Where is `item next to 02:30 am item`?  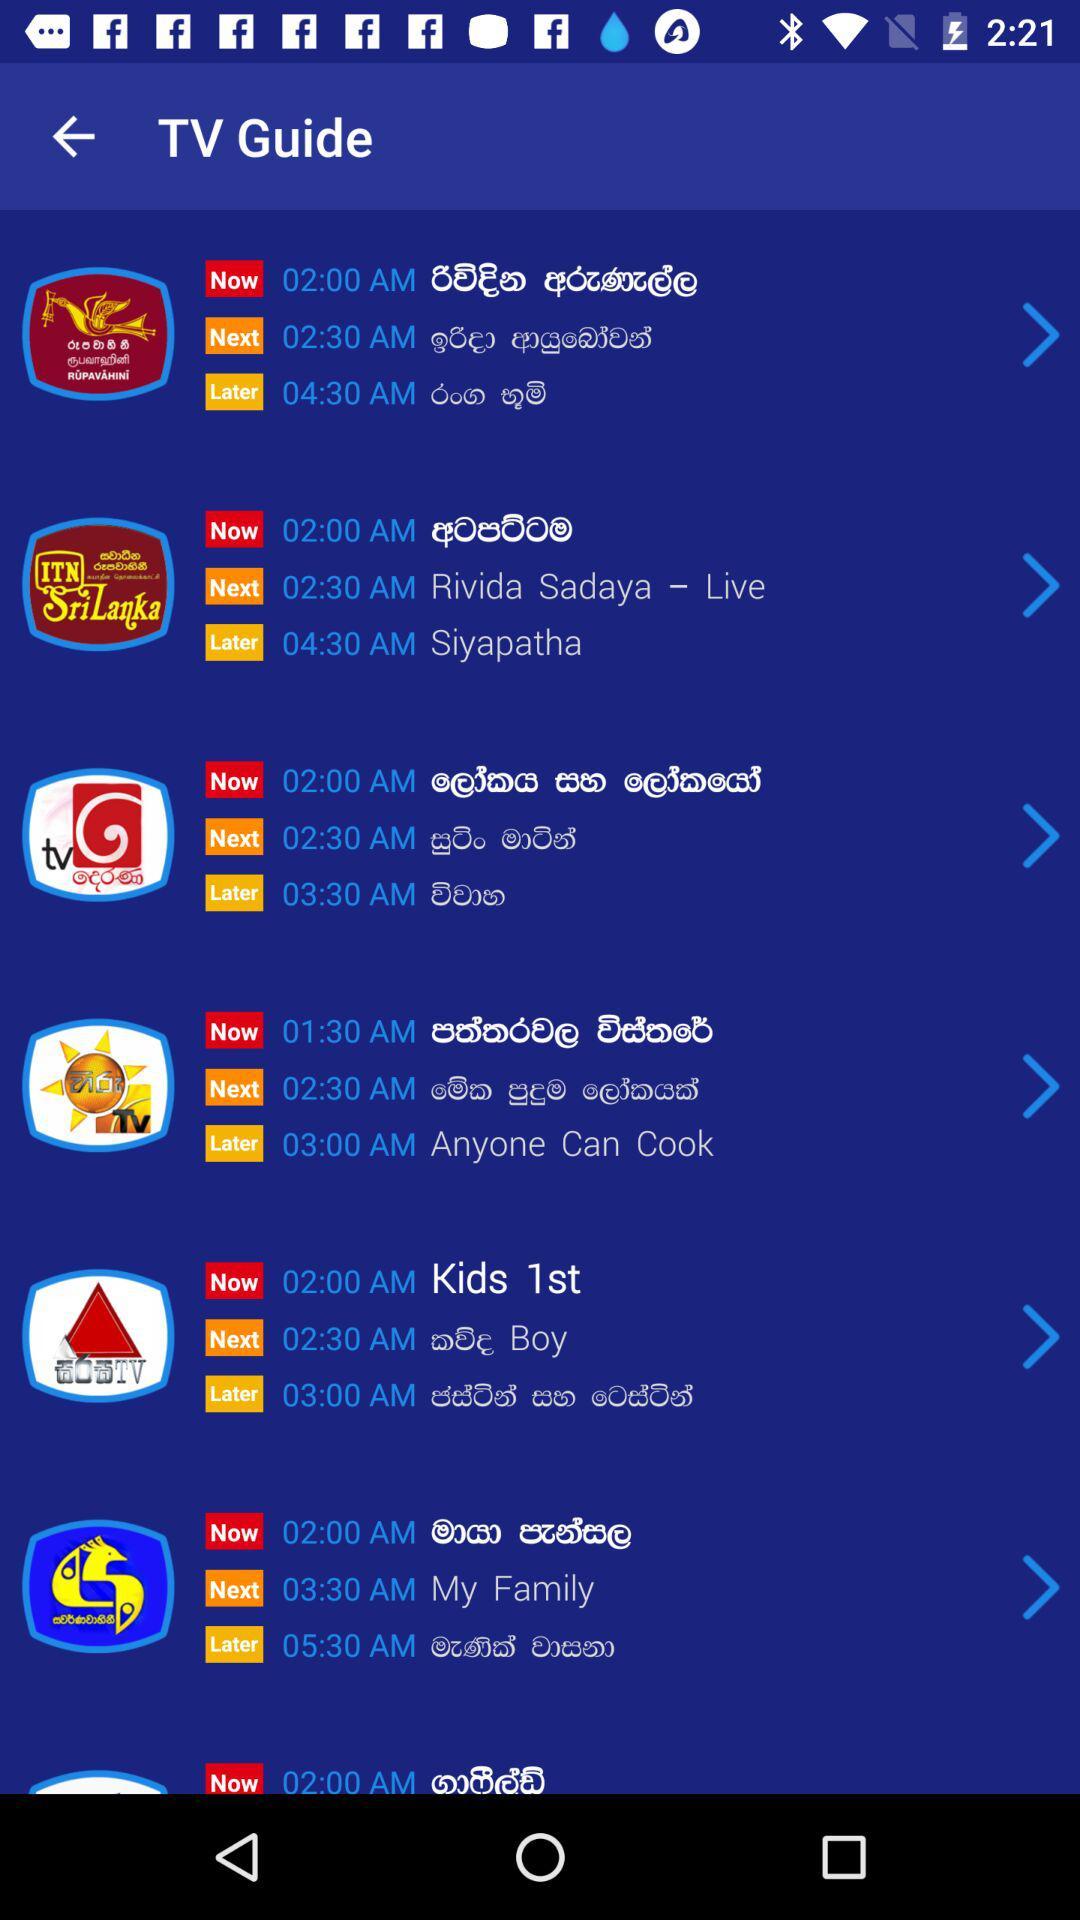 item next to 02:30 am item is located at coordinates (714, 338).